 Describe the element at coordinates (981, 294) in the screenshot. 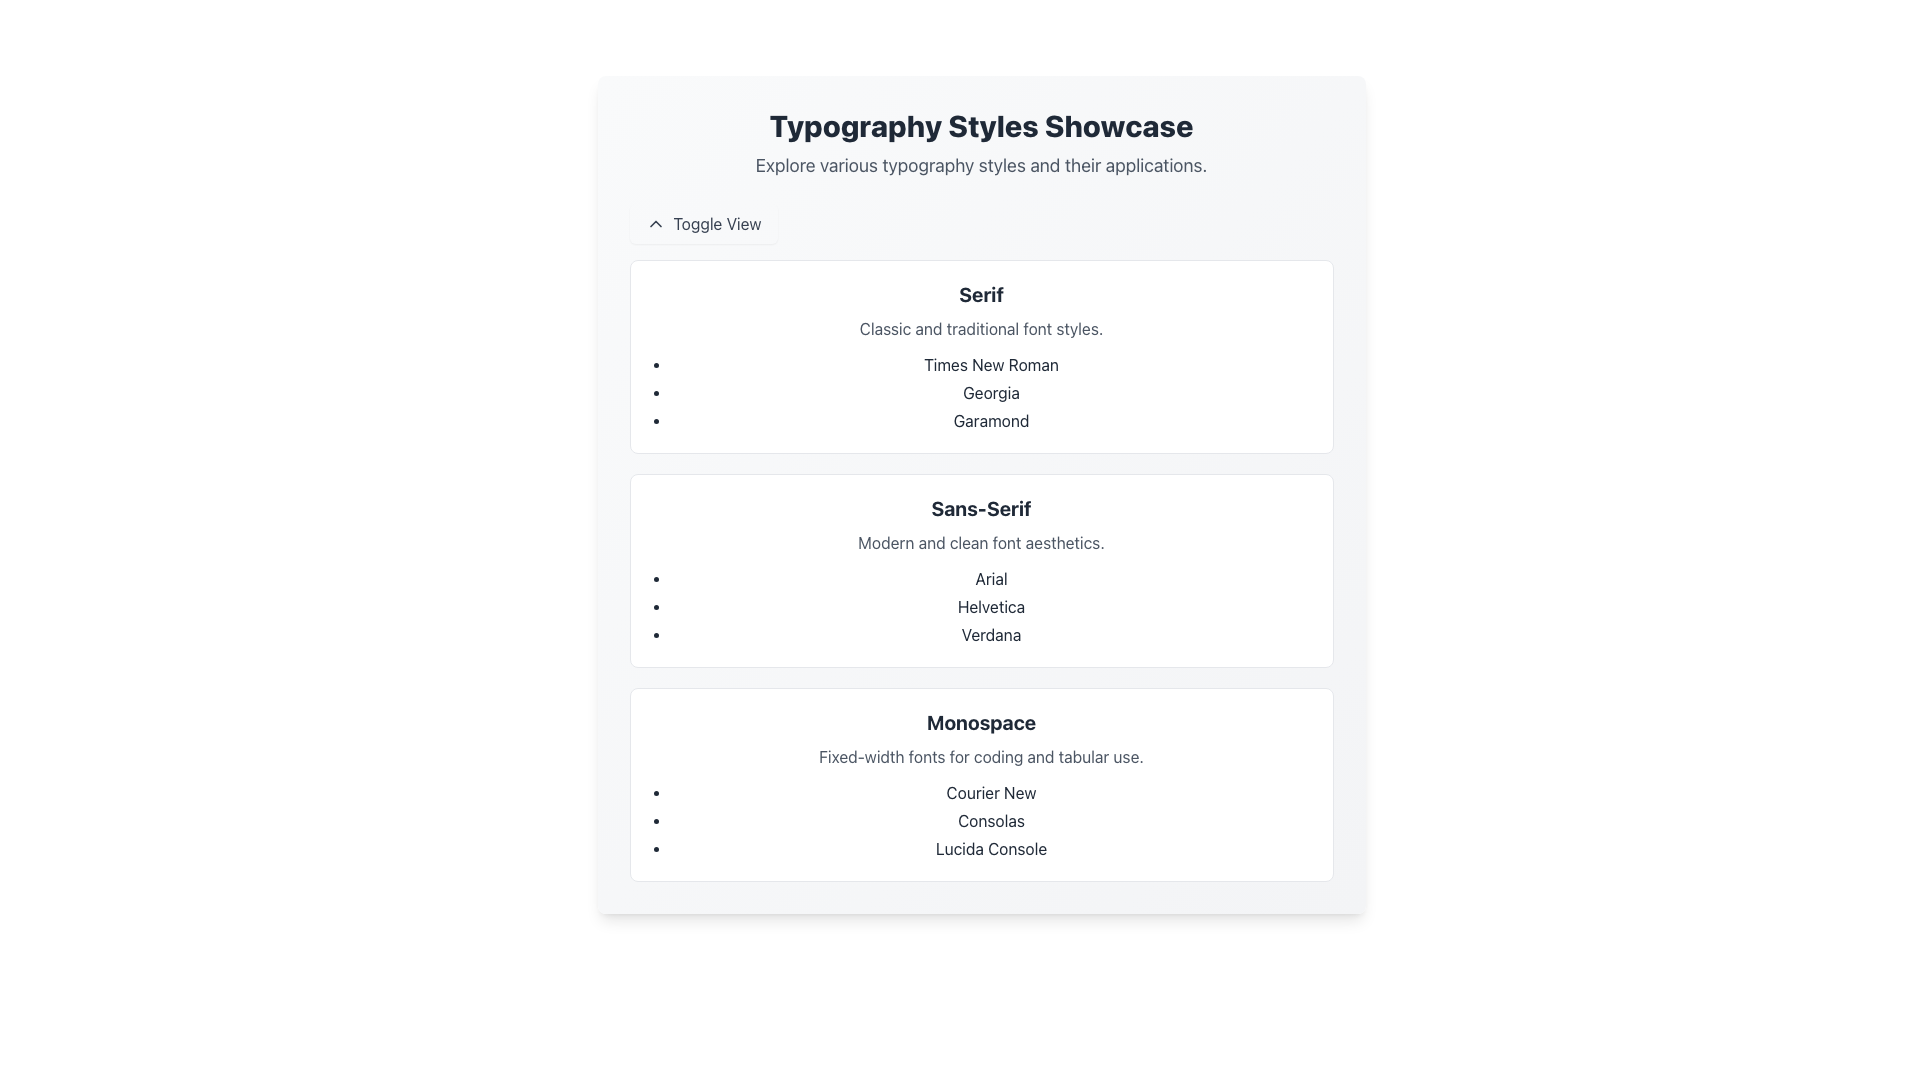

I see `the heading text indicating the section's theme about serif font styles, located at the top of the 'Serif' section` at that location.